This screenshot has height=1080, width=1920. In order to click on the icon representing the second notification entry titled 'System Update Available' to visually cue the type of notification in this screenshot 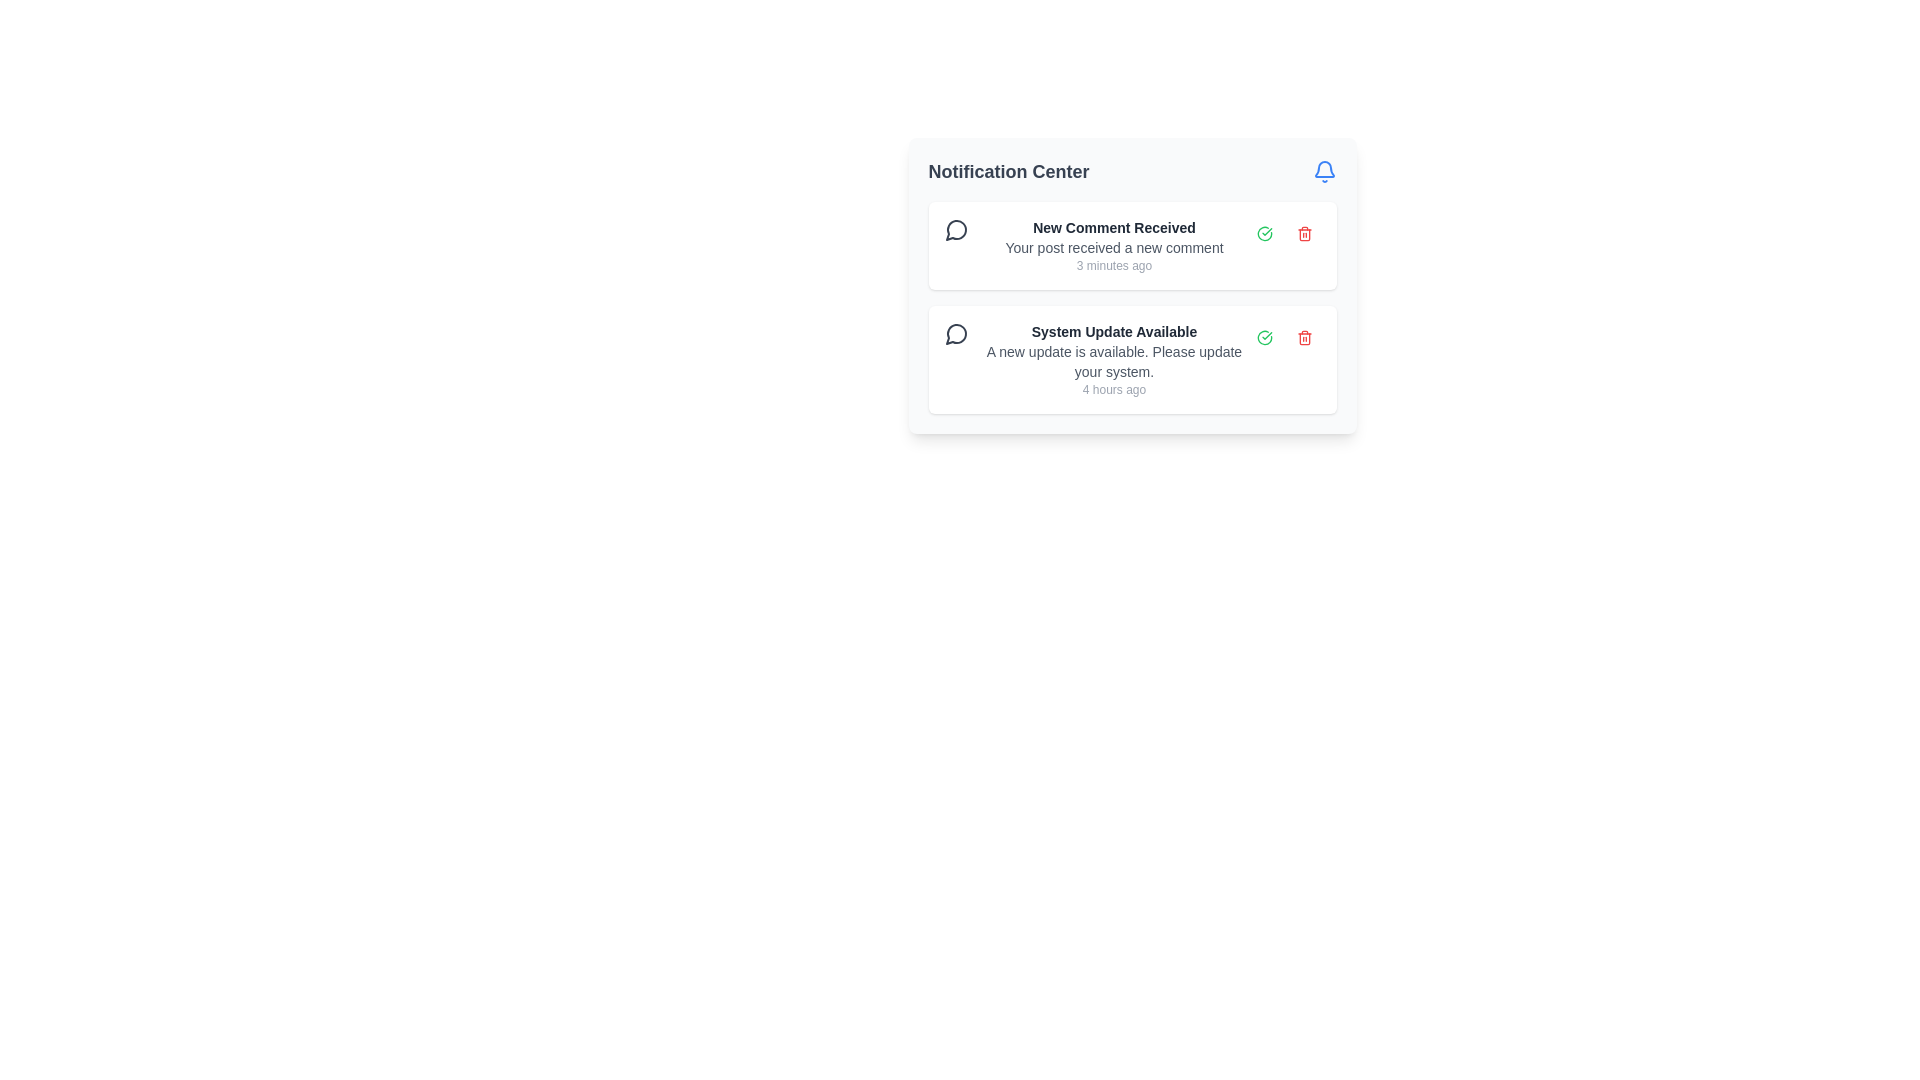, I will do `click(954, 333)`.